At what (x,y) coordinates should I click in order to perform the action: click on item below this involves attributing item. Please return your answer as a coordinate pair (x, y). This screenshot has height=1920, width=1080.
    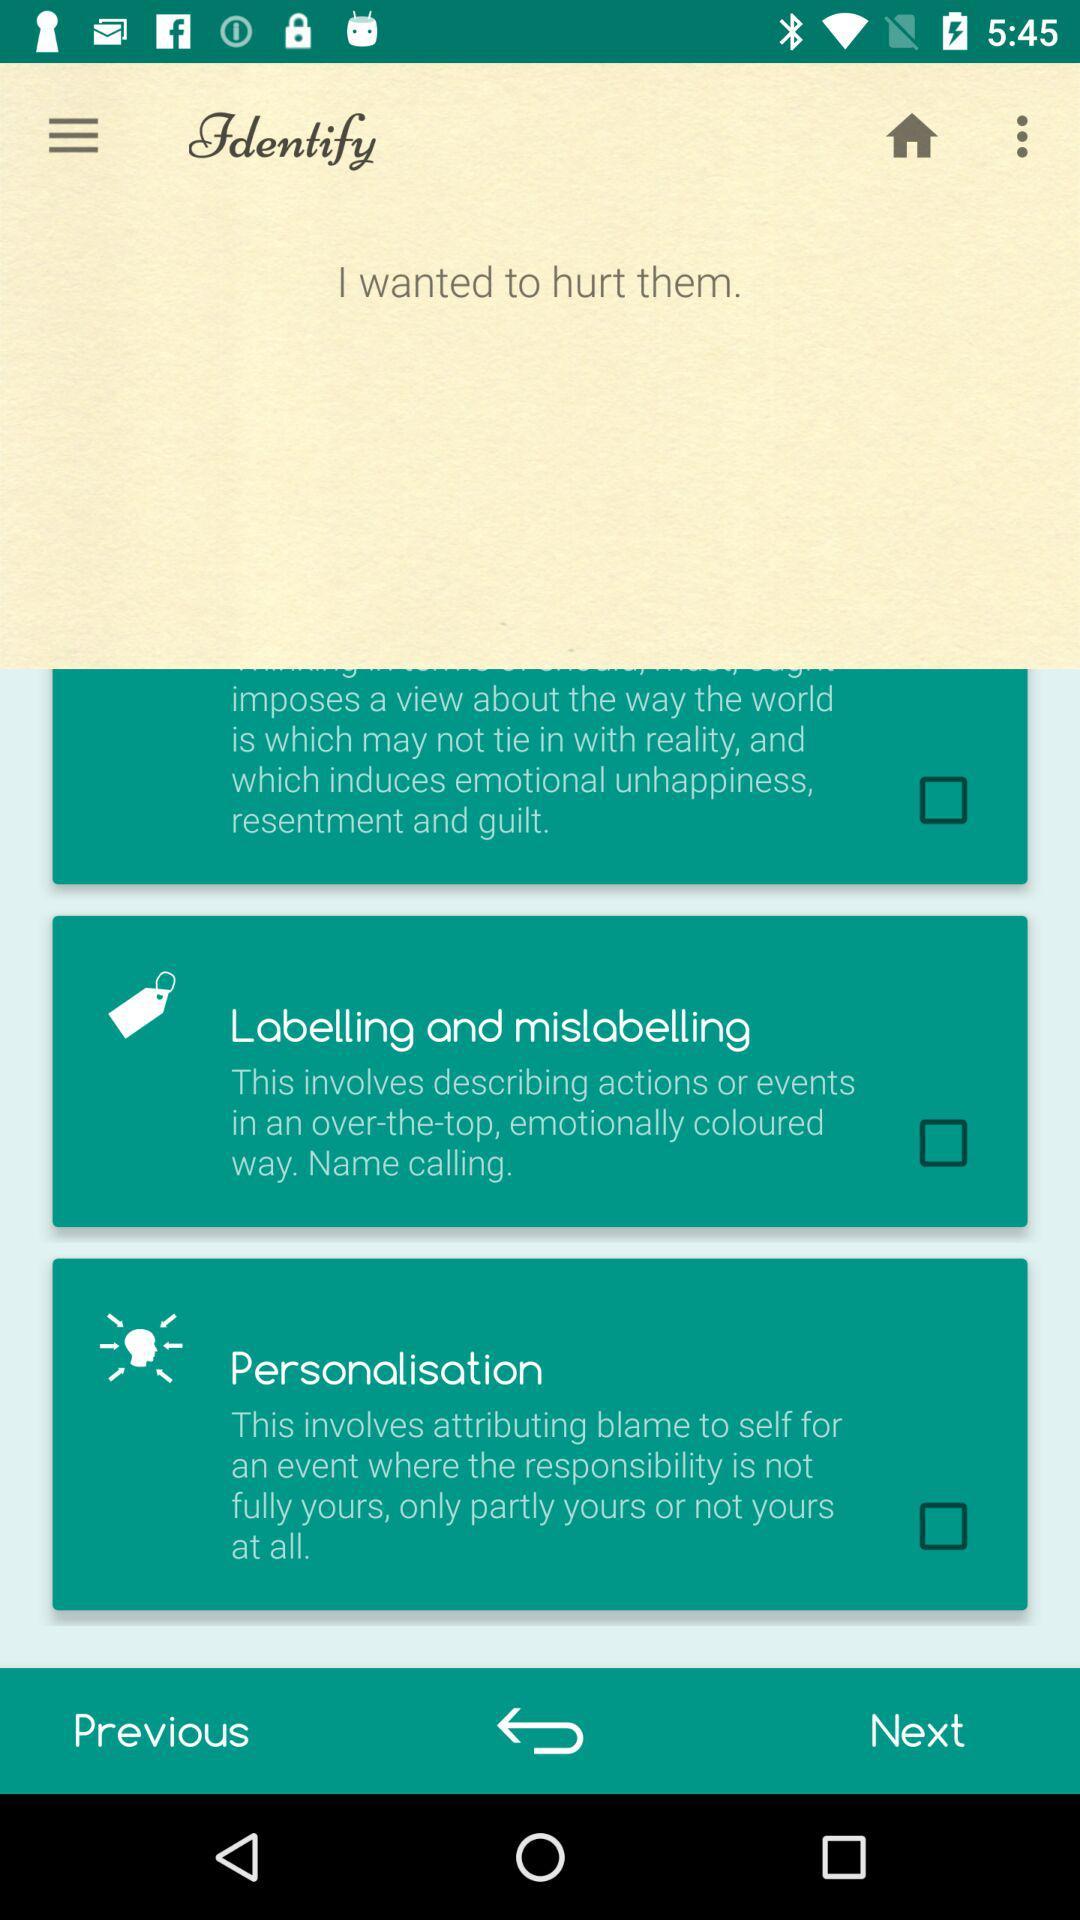
    Looking at the image, I should click on (161, 1730).